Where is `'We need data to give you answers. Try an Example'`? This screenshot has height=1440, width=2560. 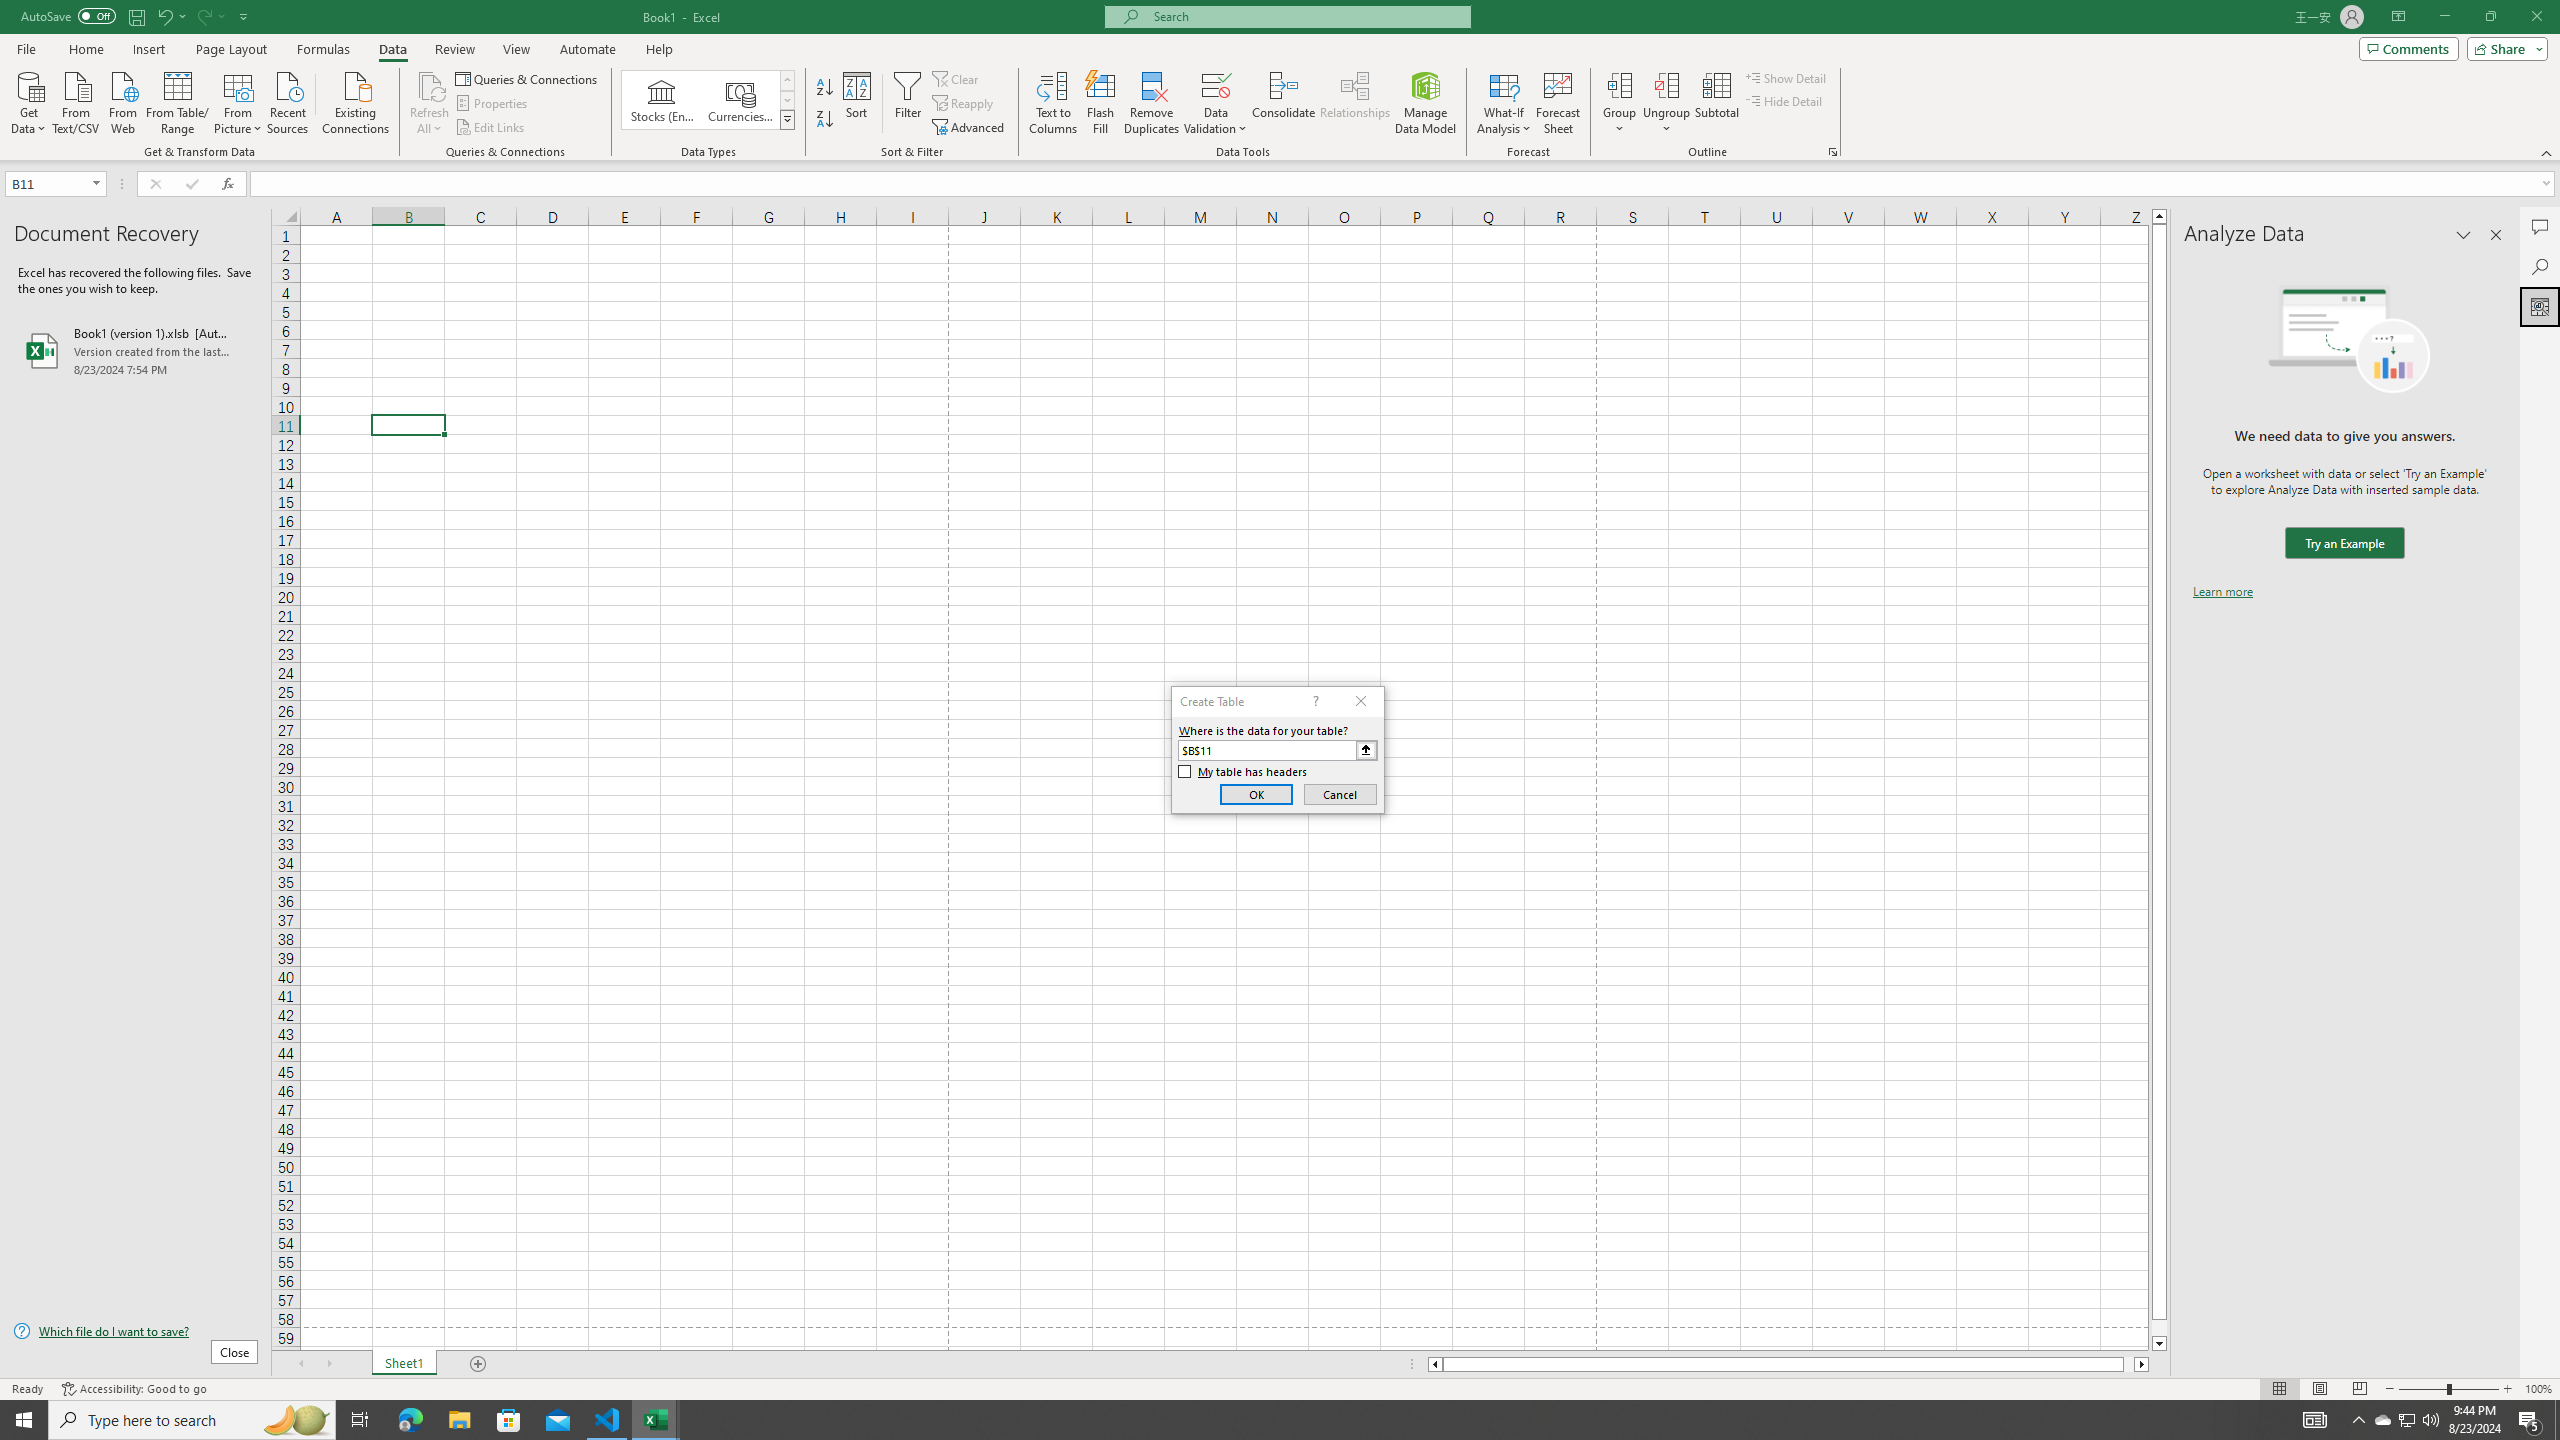 'We need data to give you answers. Try an Example' is located at coordinates (2343, 543).